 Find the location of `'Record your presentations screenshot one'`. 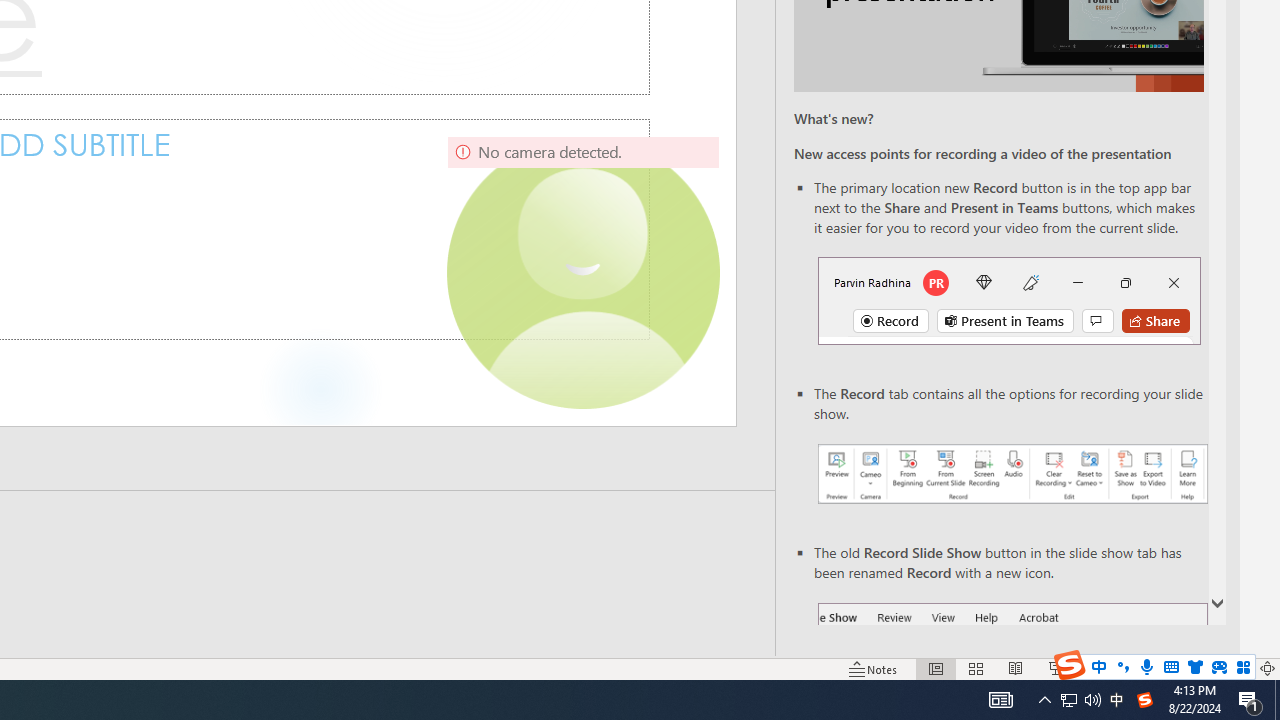

'Record your presentations screenshot one' is located at coordinates (1013, 474).